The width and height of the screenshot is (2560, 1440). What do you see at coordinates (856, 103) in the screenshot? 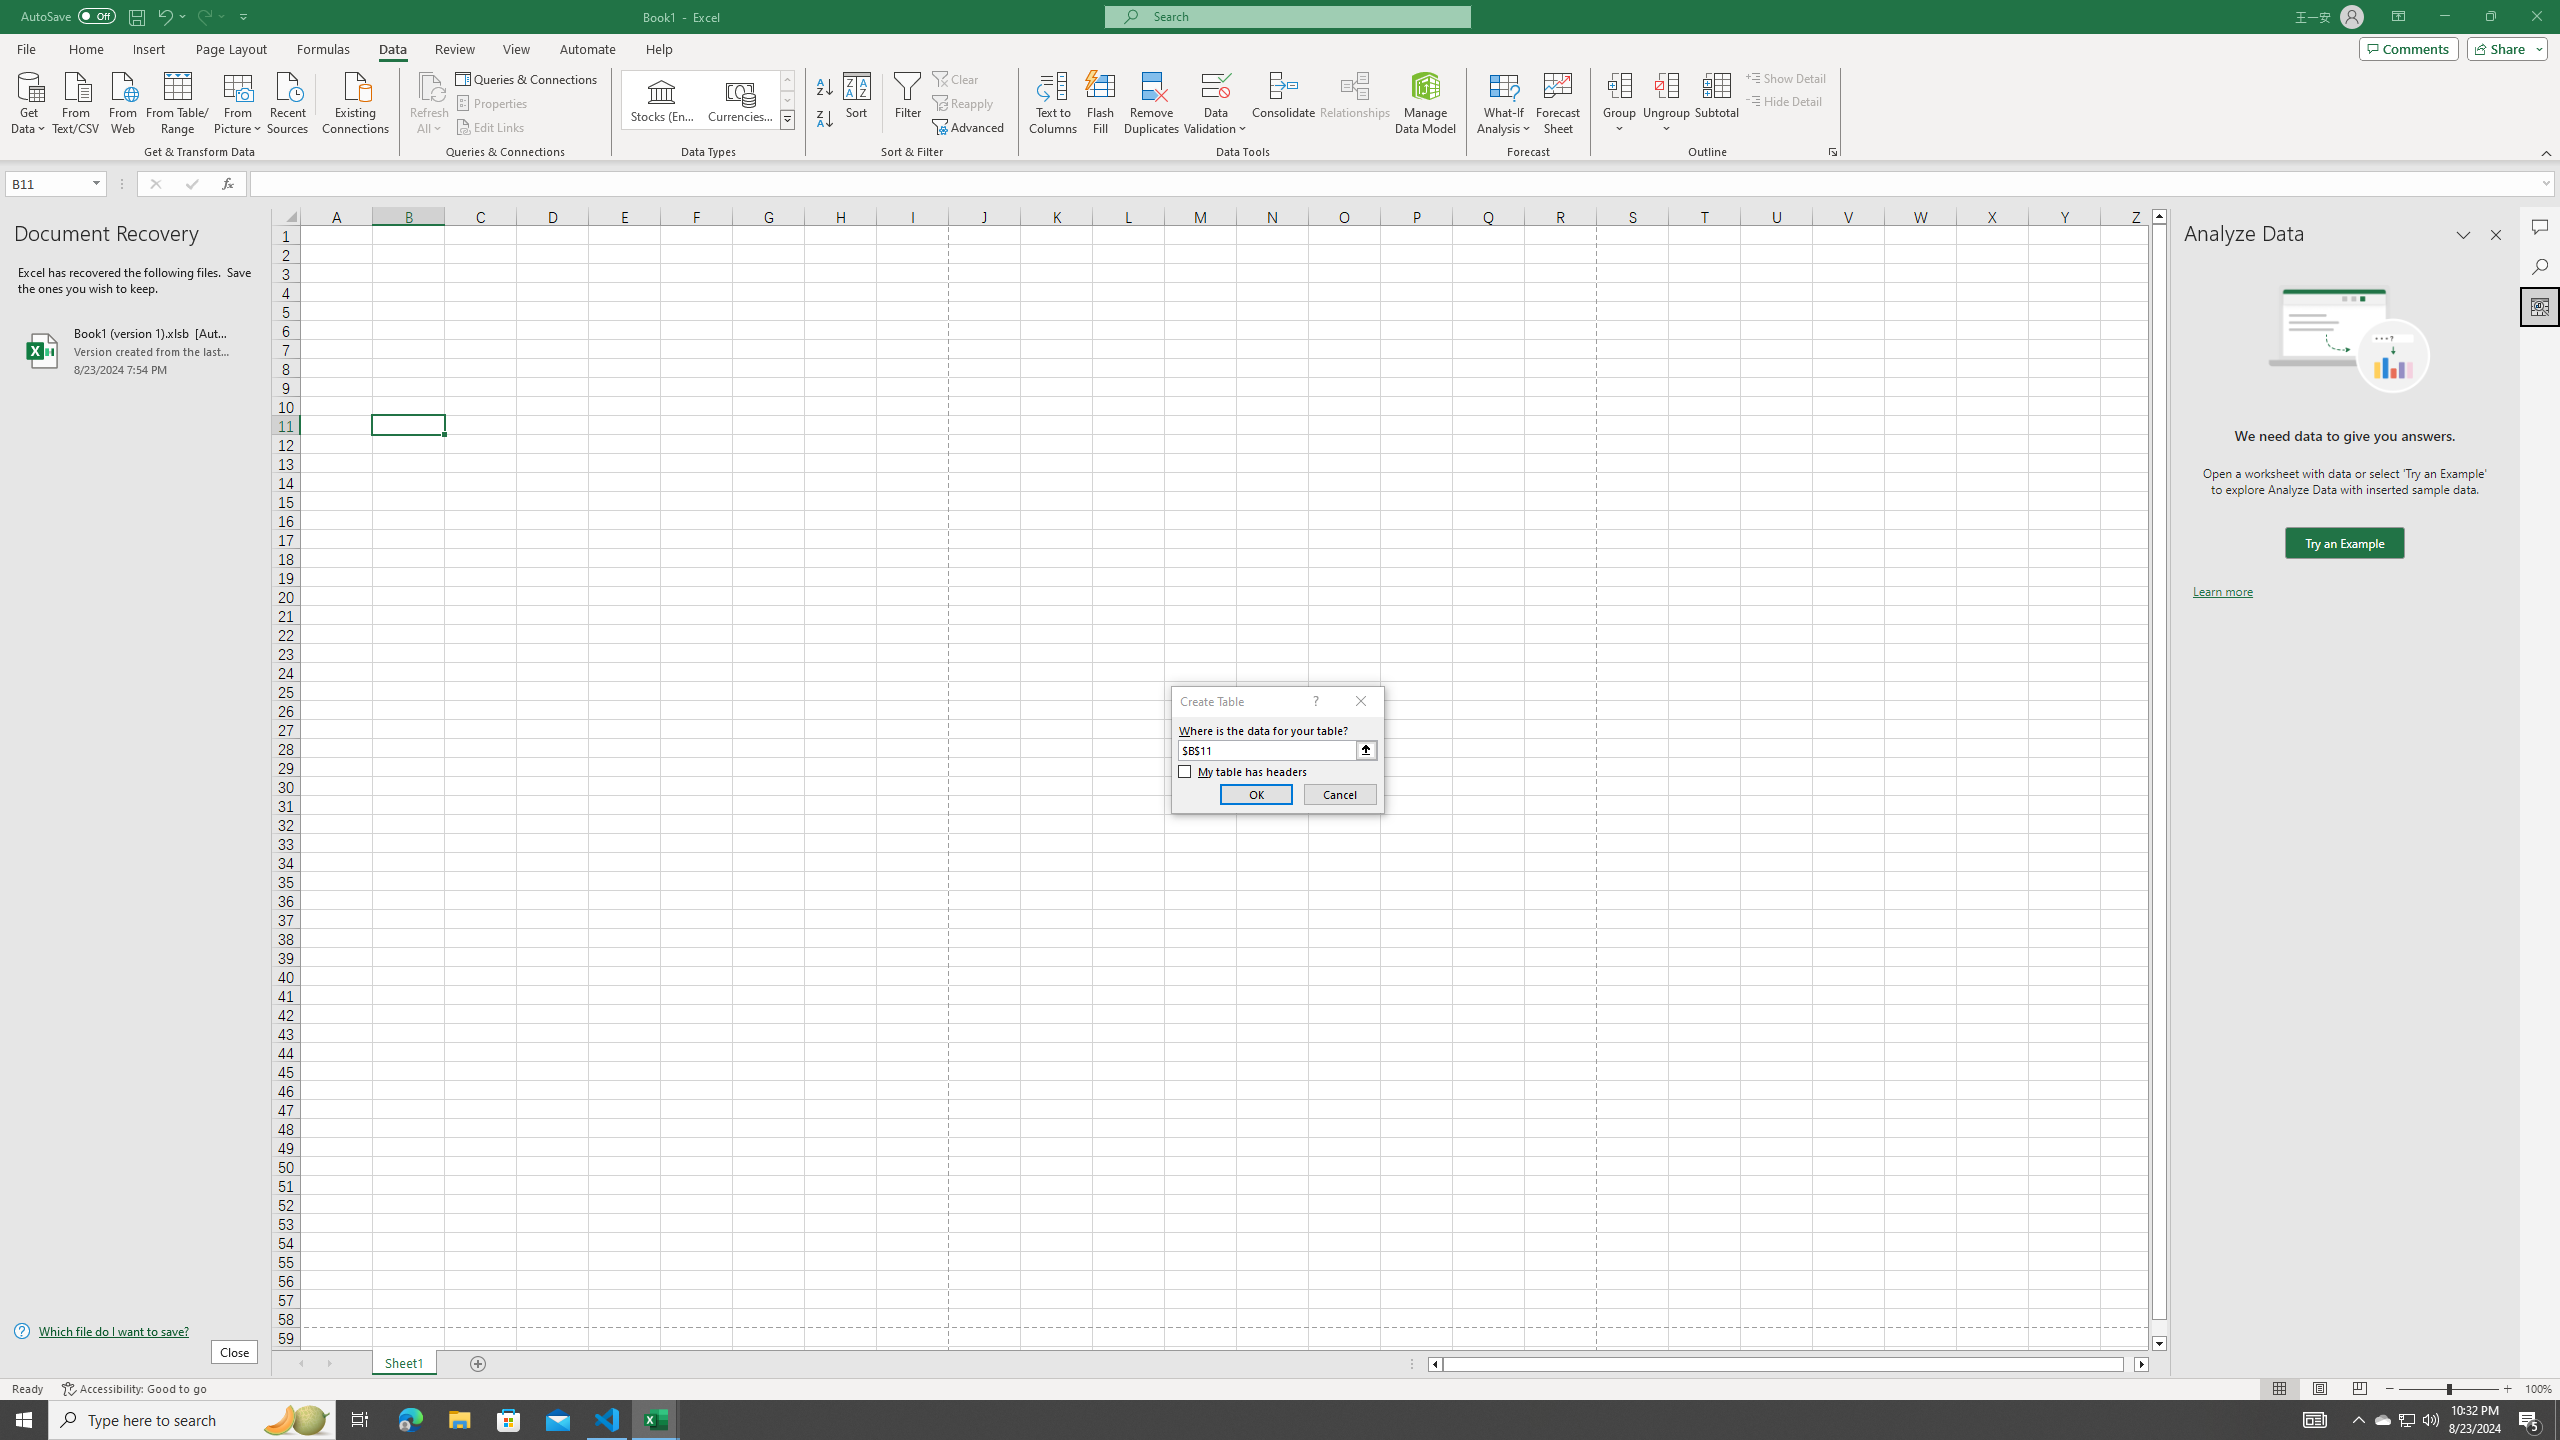
I see `'Sort...'` at bounding box center [856, 103].